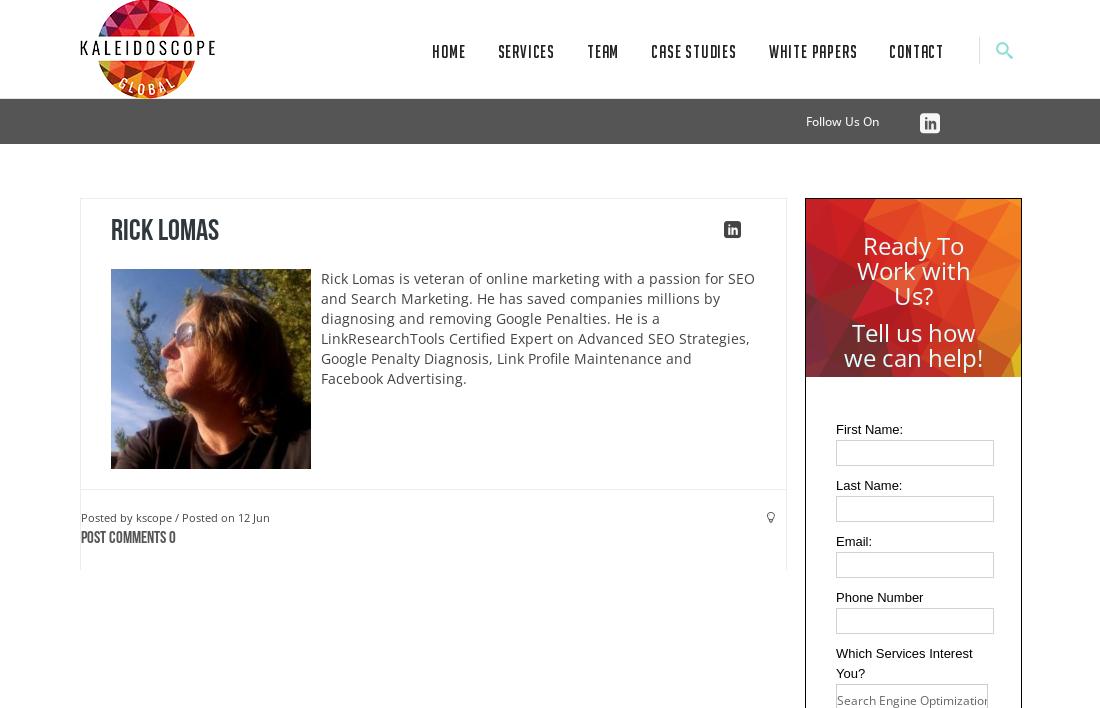  Describe the element at coordinates (601, 51) in the screenshot. I see `'Team'` at that location.